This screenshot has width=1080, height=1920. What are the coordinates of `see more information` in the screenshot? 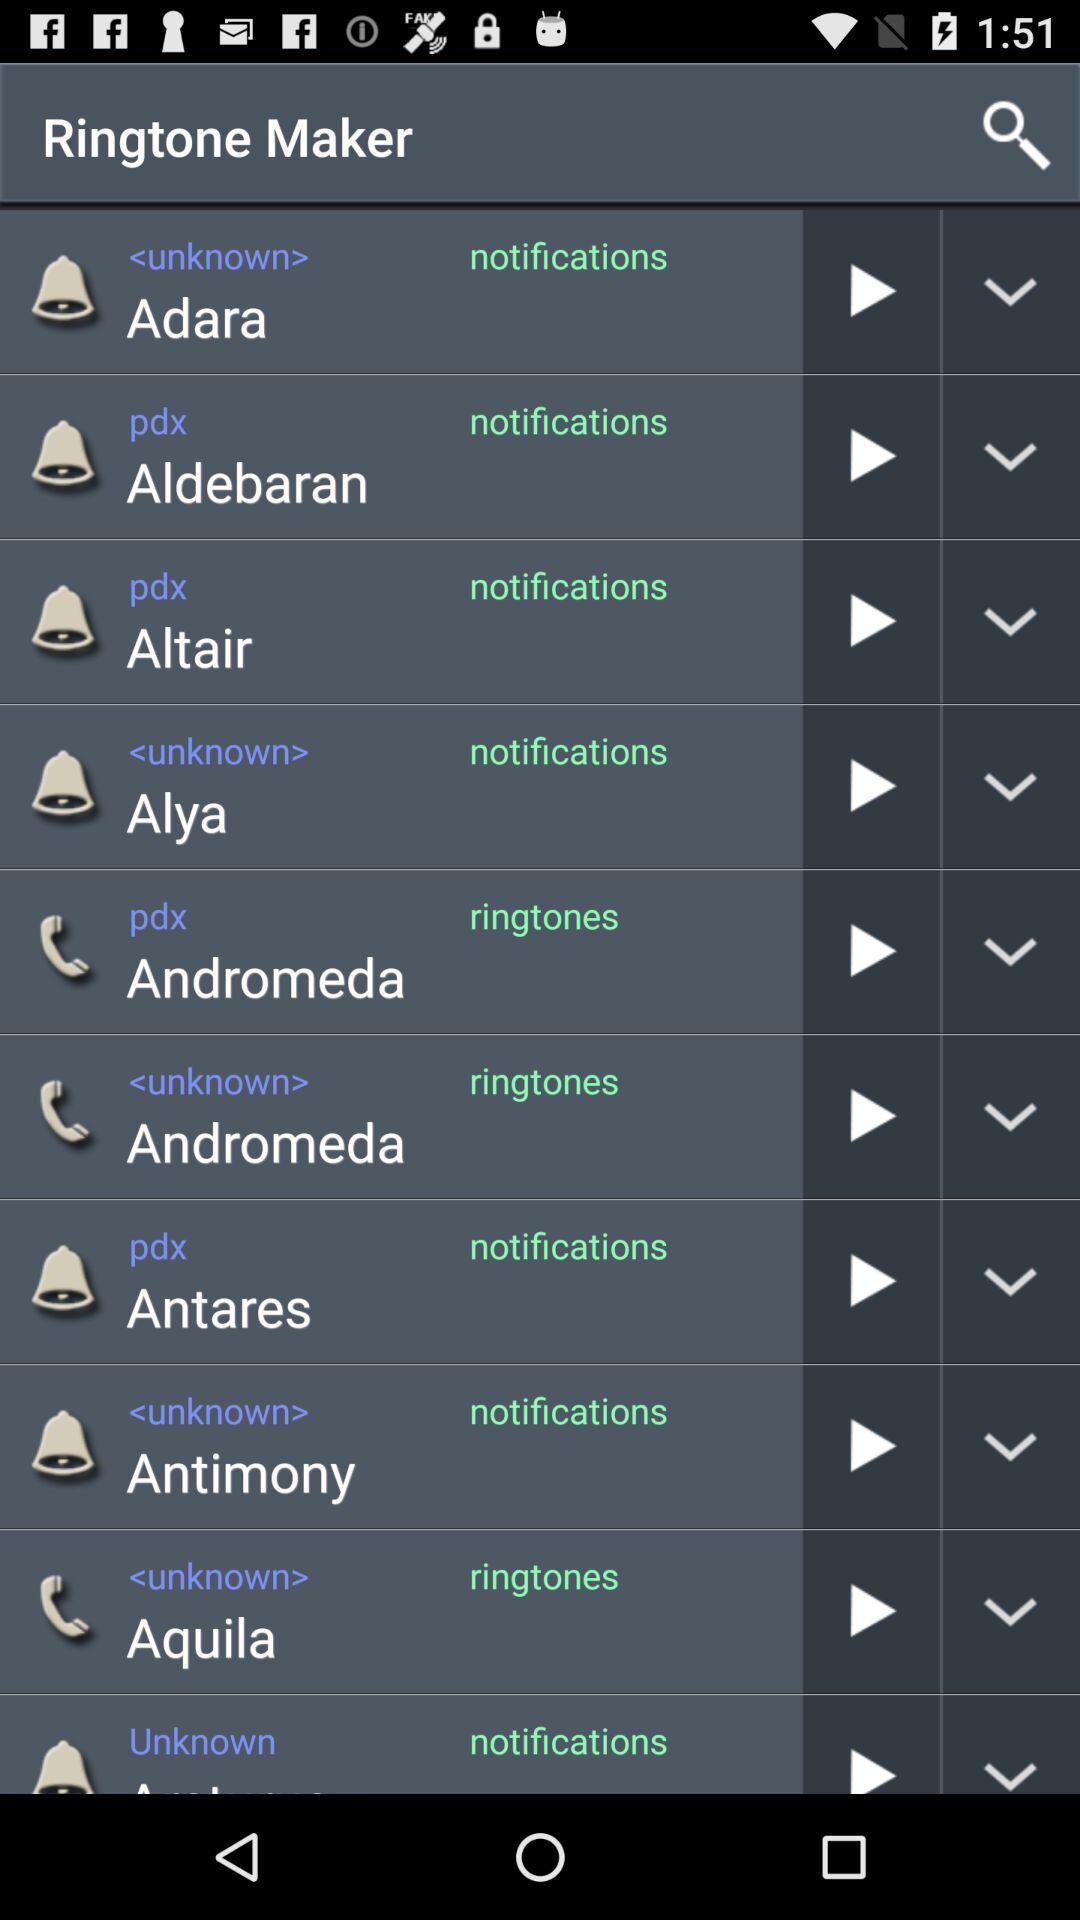 It's located at (1011, 1115).